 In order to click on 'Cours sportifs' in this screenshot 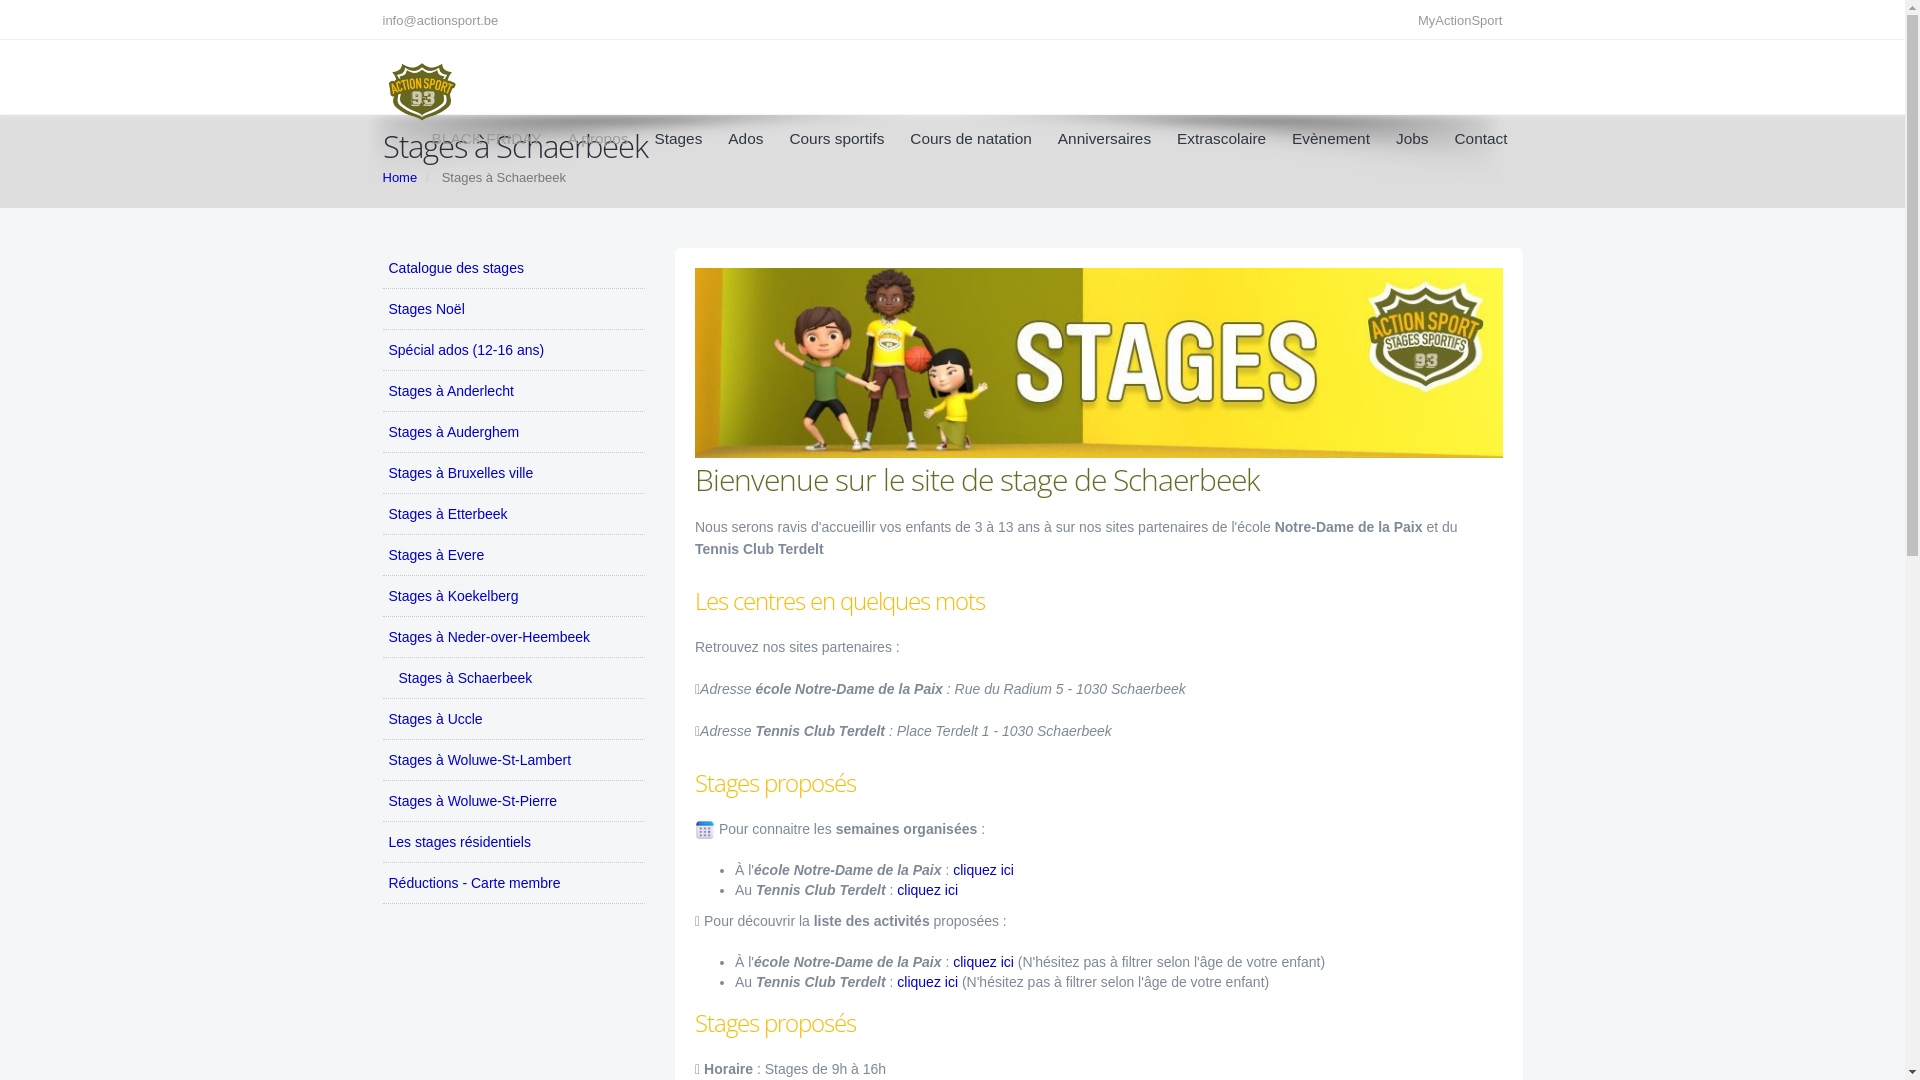, I will do `click(836, 137)`.